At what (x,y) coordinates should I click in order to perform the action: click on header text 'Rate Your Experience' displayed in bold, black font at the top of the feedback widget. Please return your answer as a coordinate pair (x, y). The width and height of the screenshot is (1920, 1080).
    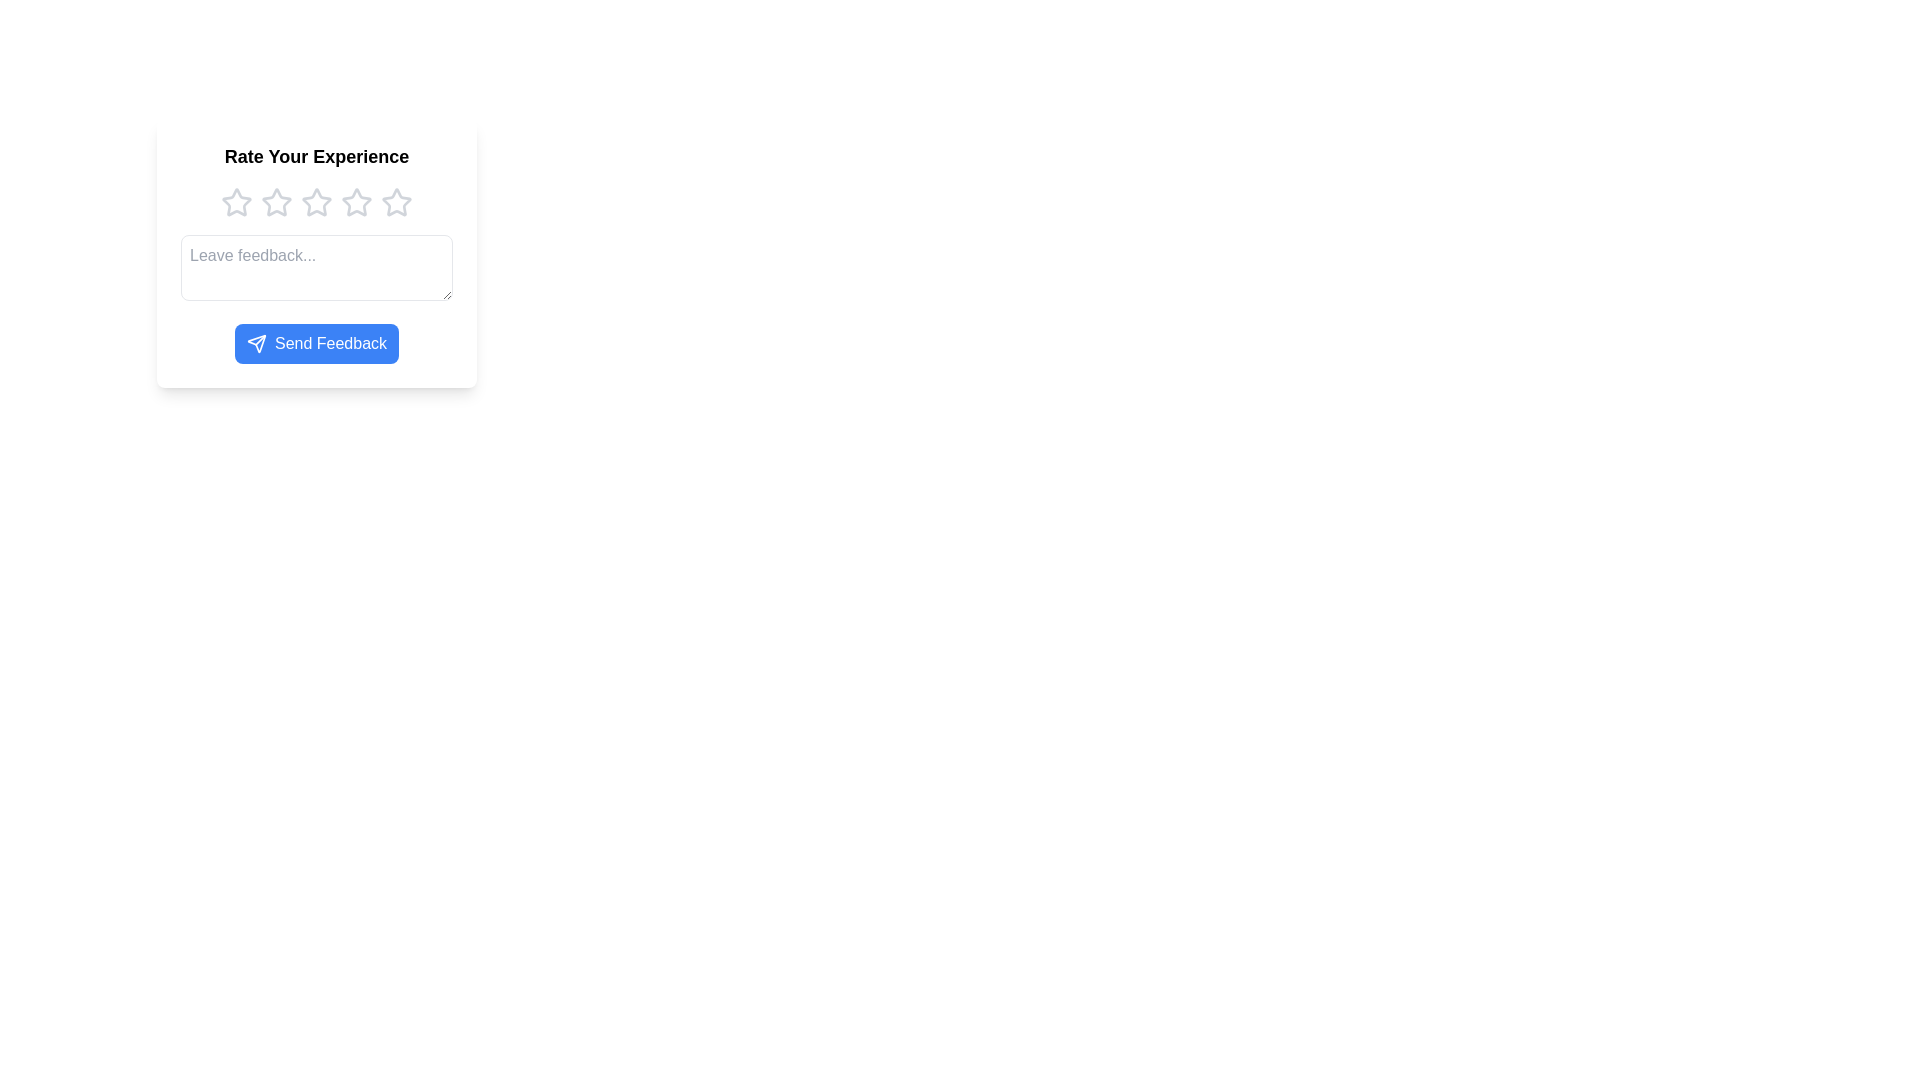
    Looking at the image, I should click on (315, 156).